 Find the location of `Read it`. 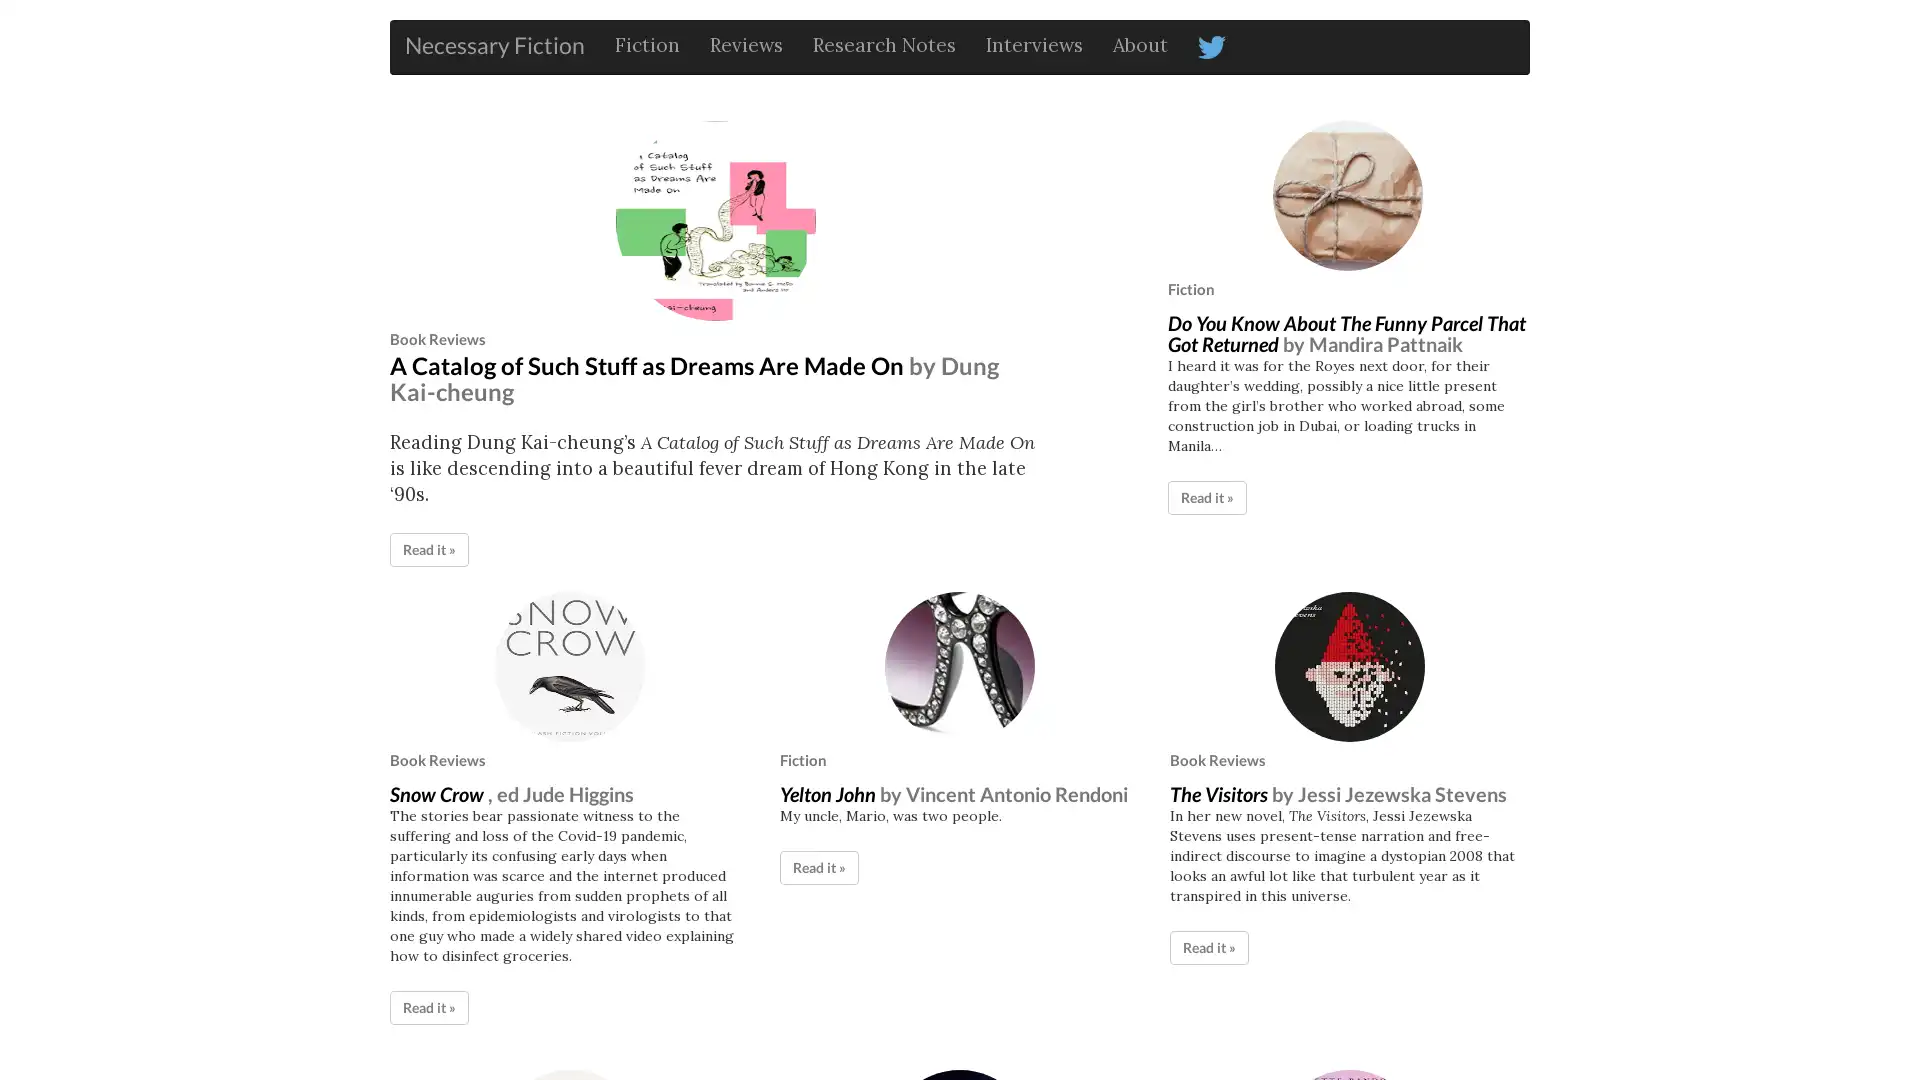

Read it is located at coordinates (428, 549).